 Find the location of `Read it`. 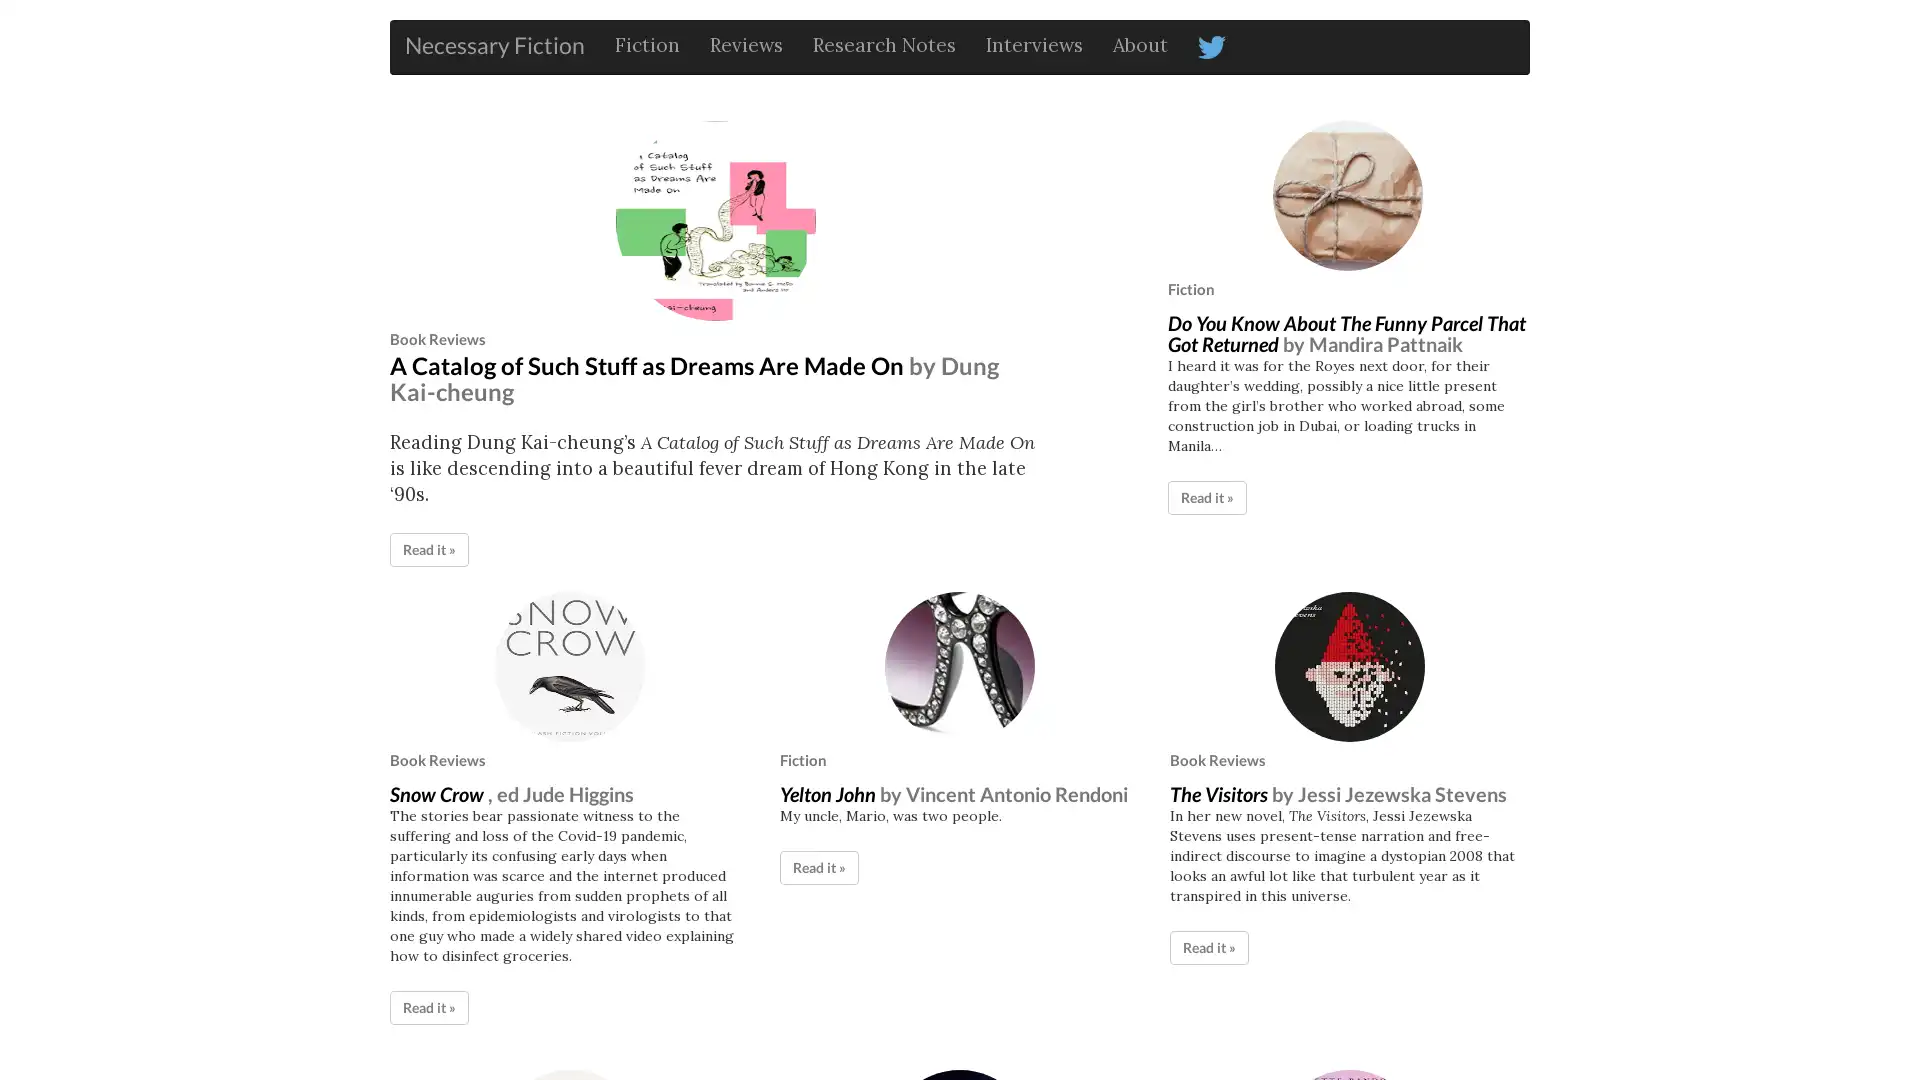

Read it is located at coordinates (428, 549).